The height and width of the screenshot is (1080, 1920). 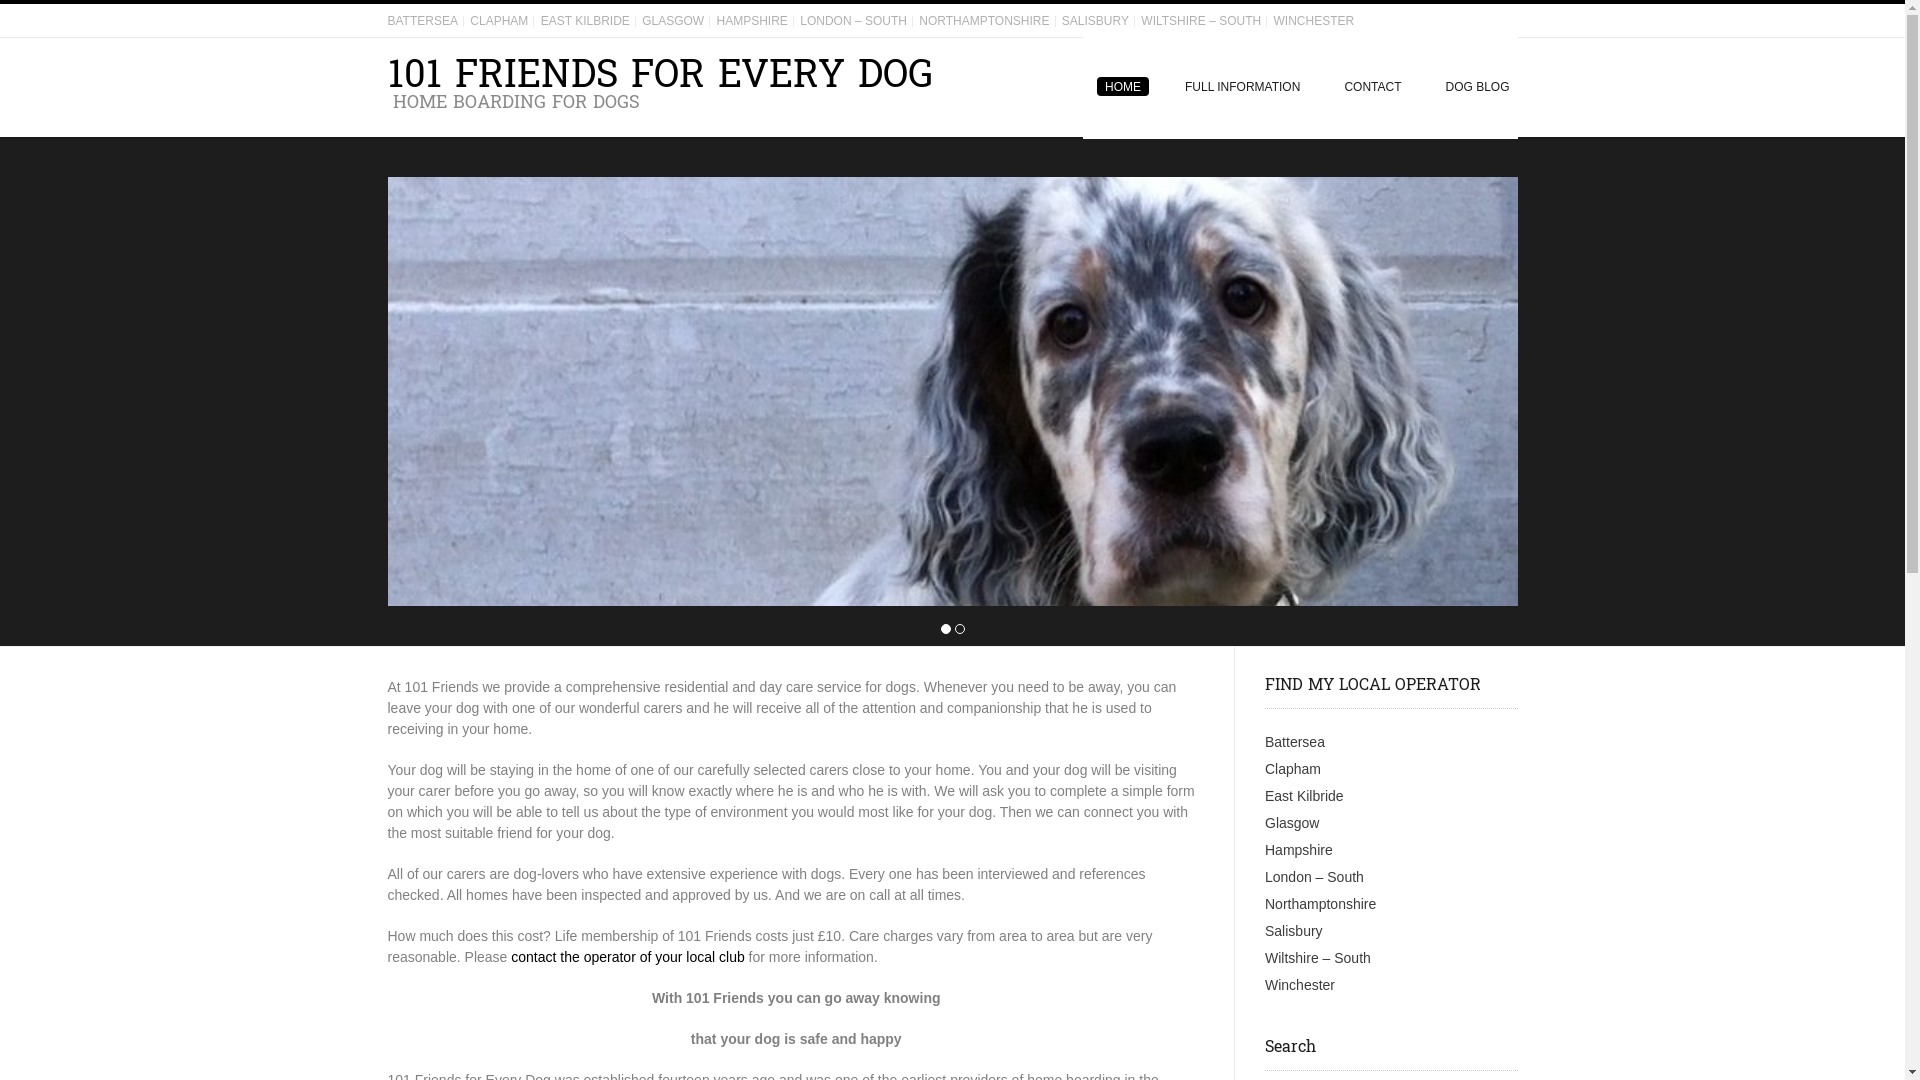 I want to click on 'EAST KILBRIDE', so click(x=584, y=20).